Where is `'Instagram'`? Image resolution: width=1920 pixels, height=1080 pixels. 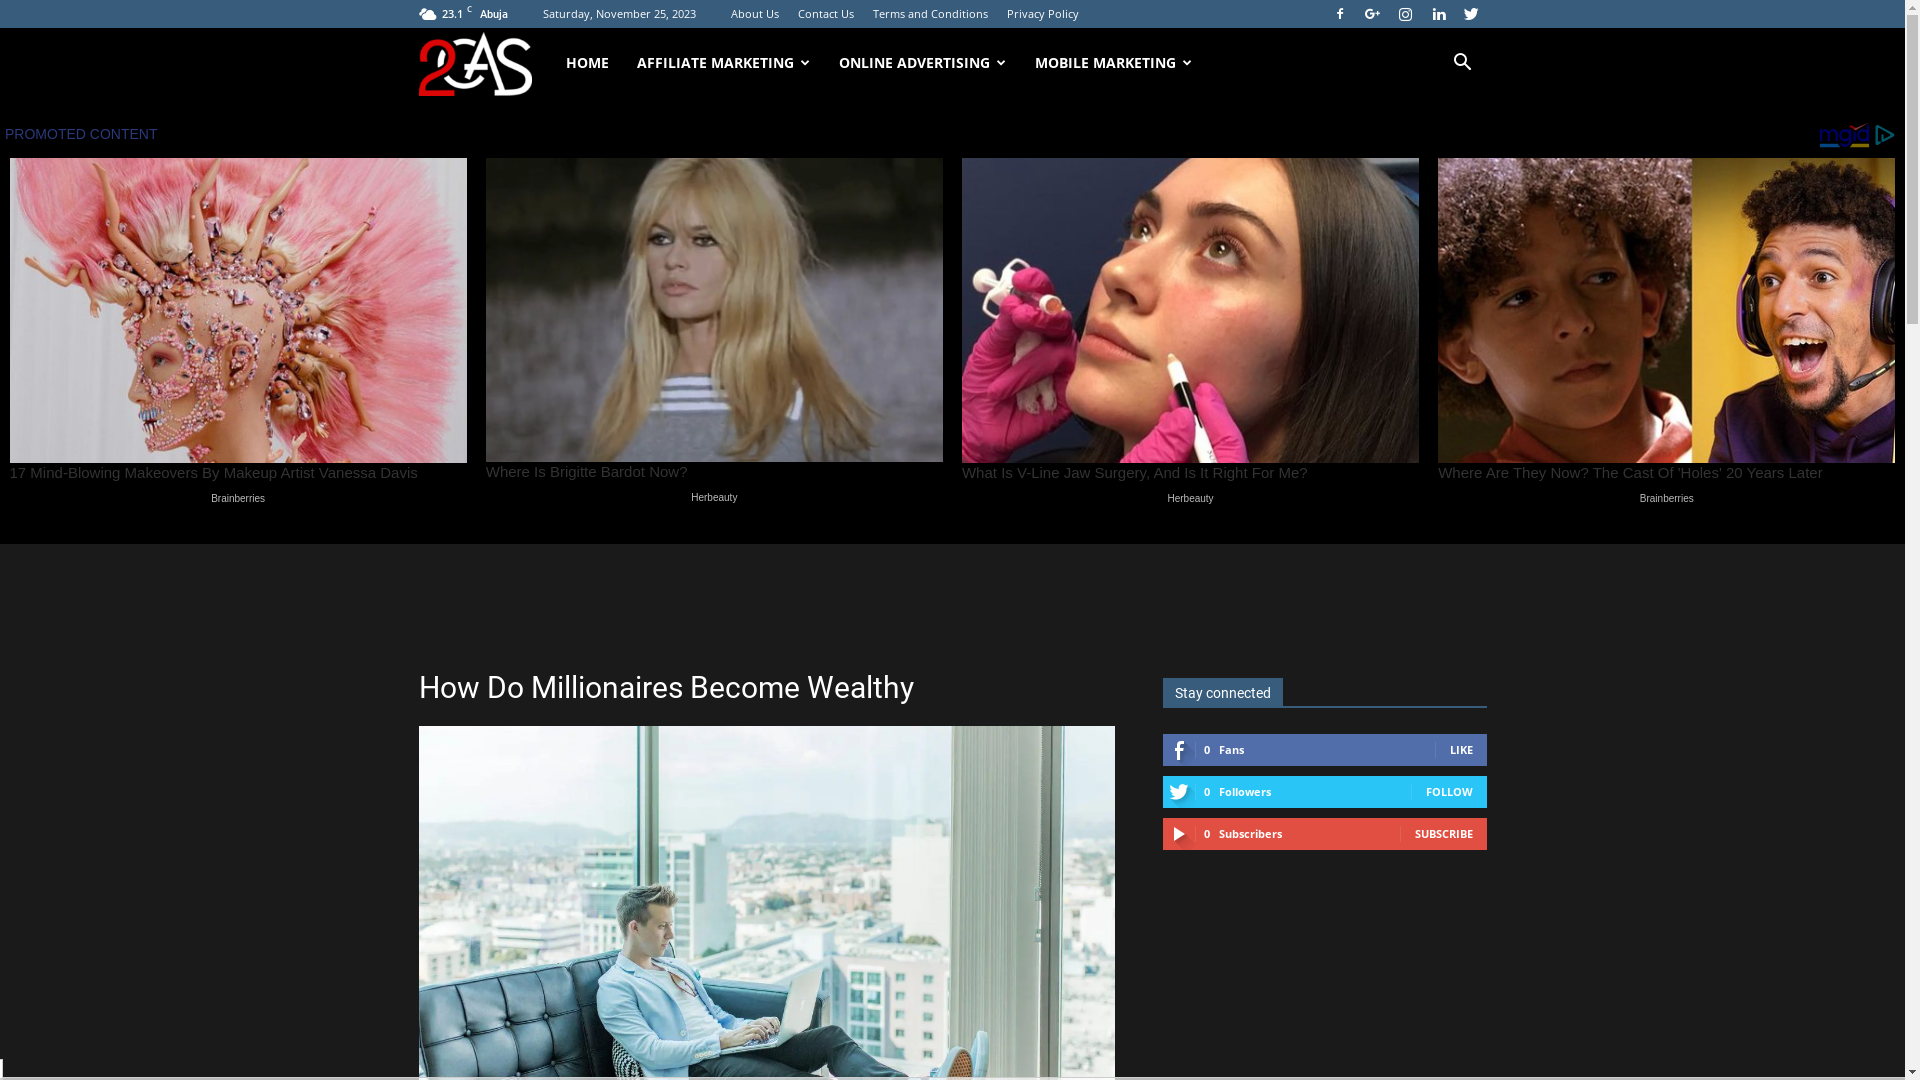
'Instagram' is located at coordinates (1404, 14).